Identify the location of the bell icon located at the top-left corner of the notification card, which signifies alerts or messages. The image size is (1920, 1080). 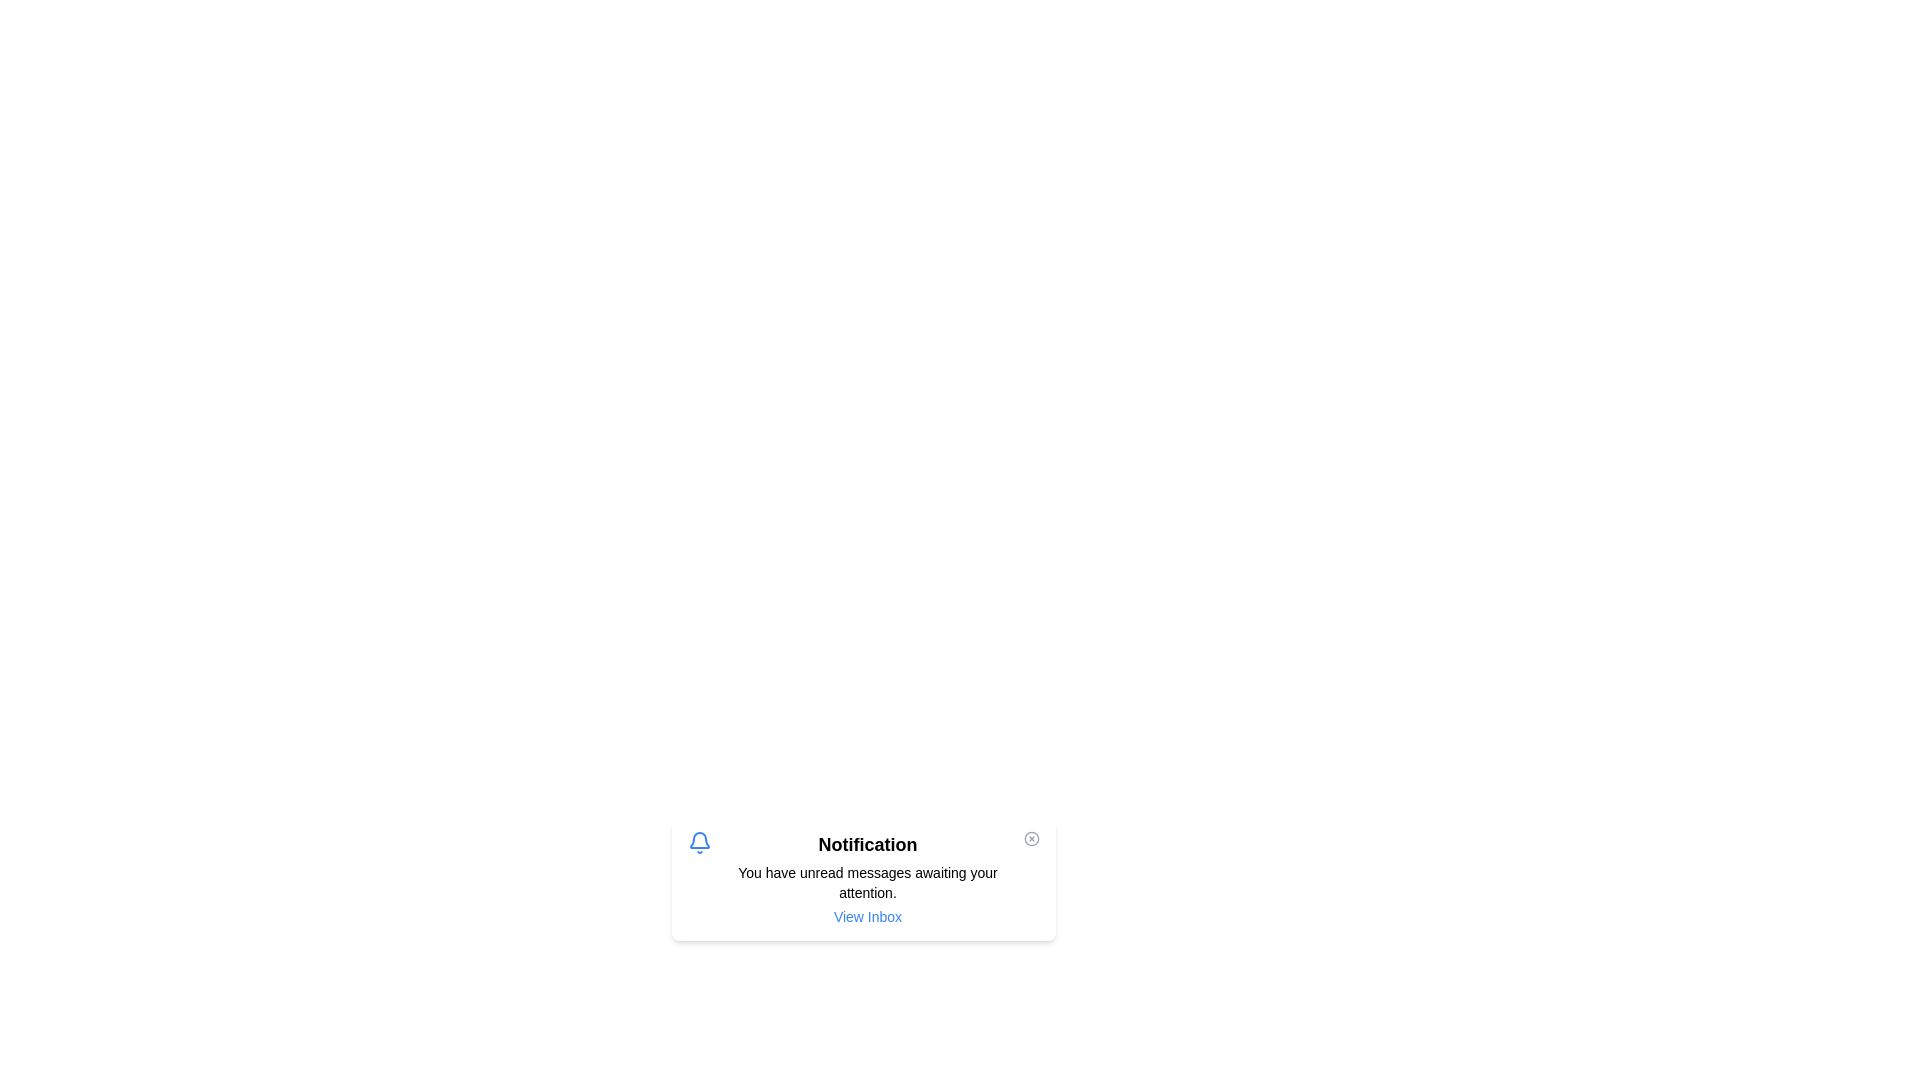
(700, 843).